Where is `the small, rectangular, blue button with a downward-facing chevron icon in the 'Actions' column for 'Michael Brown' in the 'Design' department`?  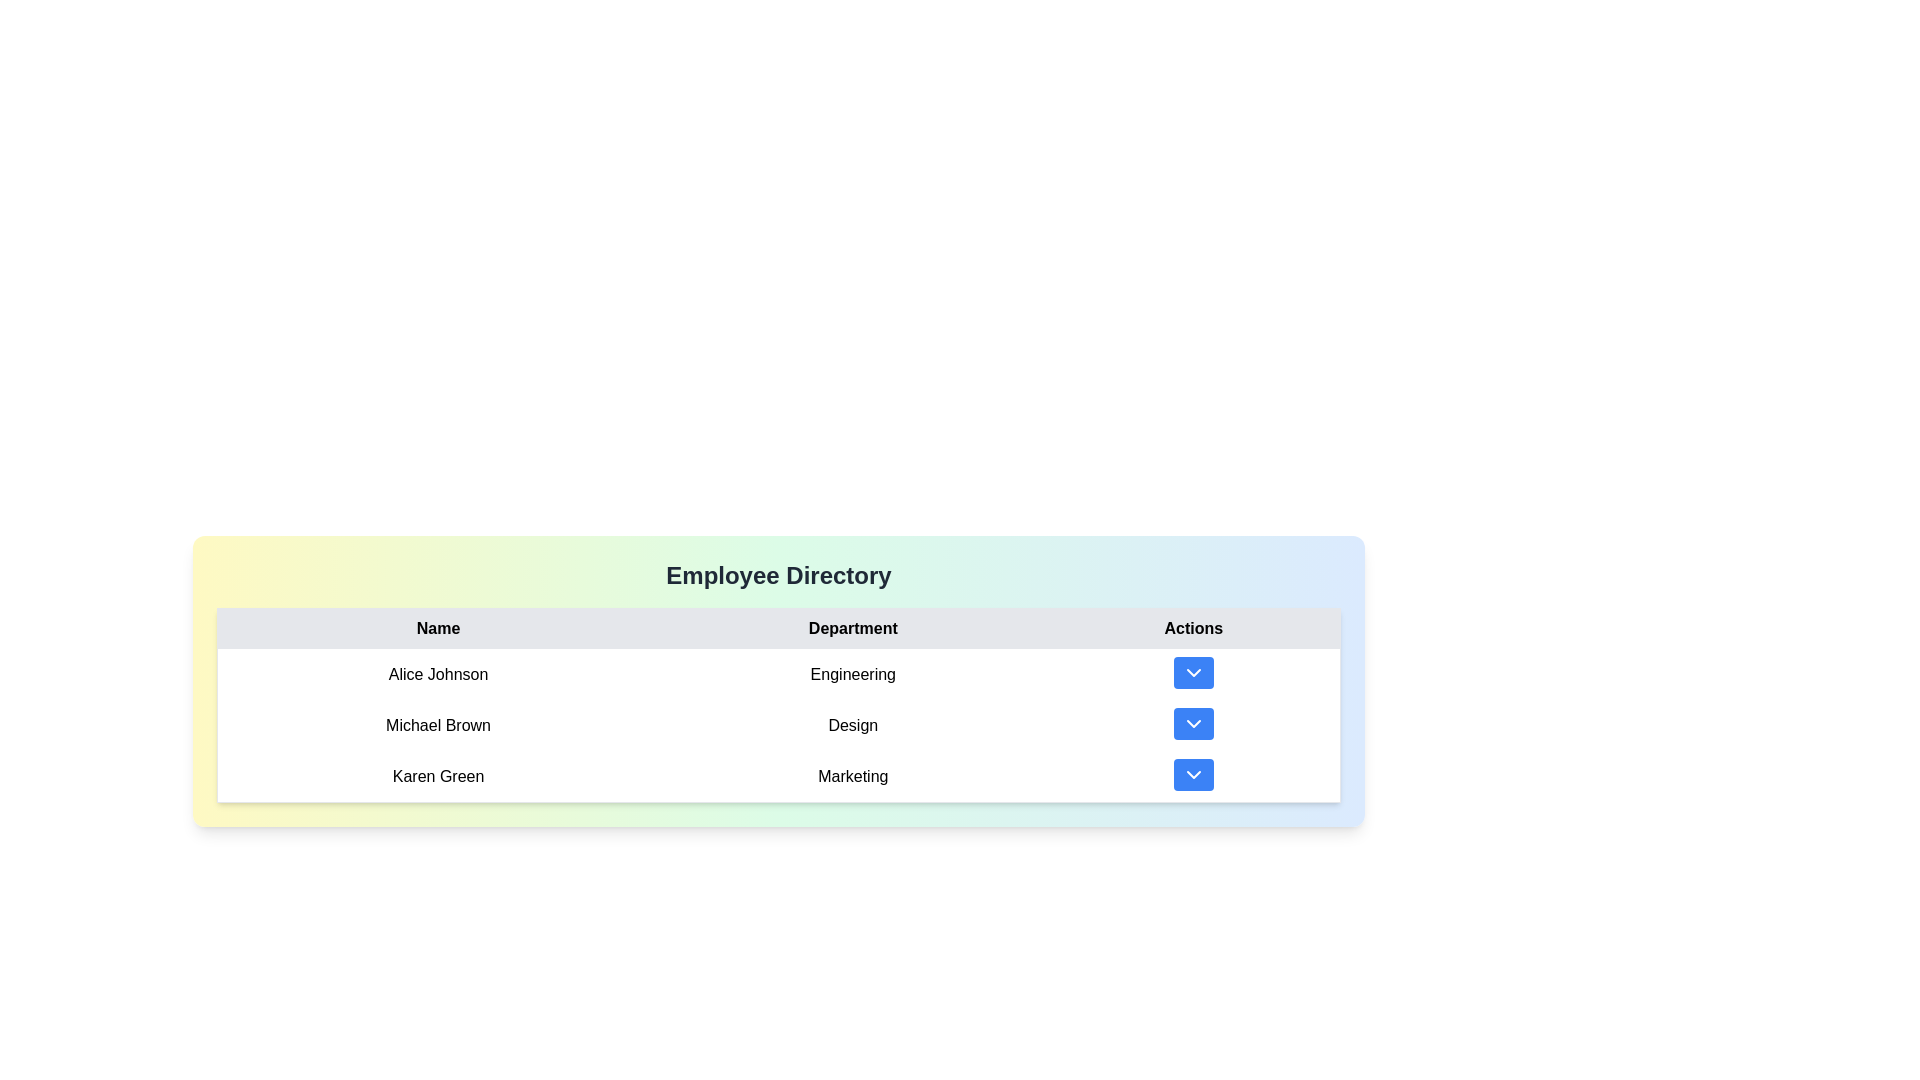
the small, rectangular, blue button with a downward-facing chevron icon in the 'Actions' column for 'Michael Brown' in the 'Design' department is located at coordinates (1194, 725).